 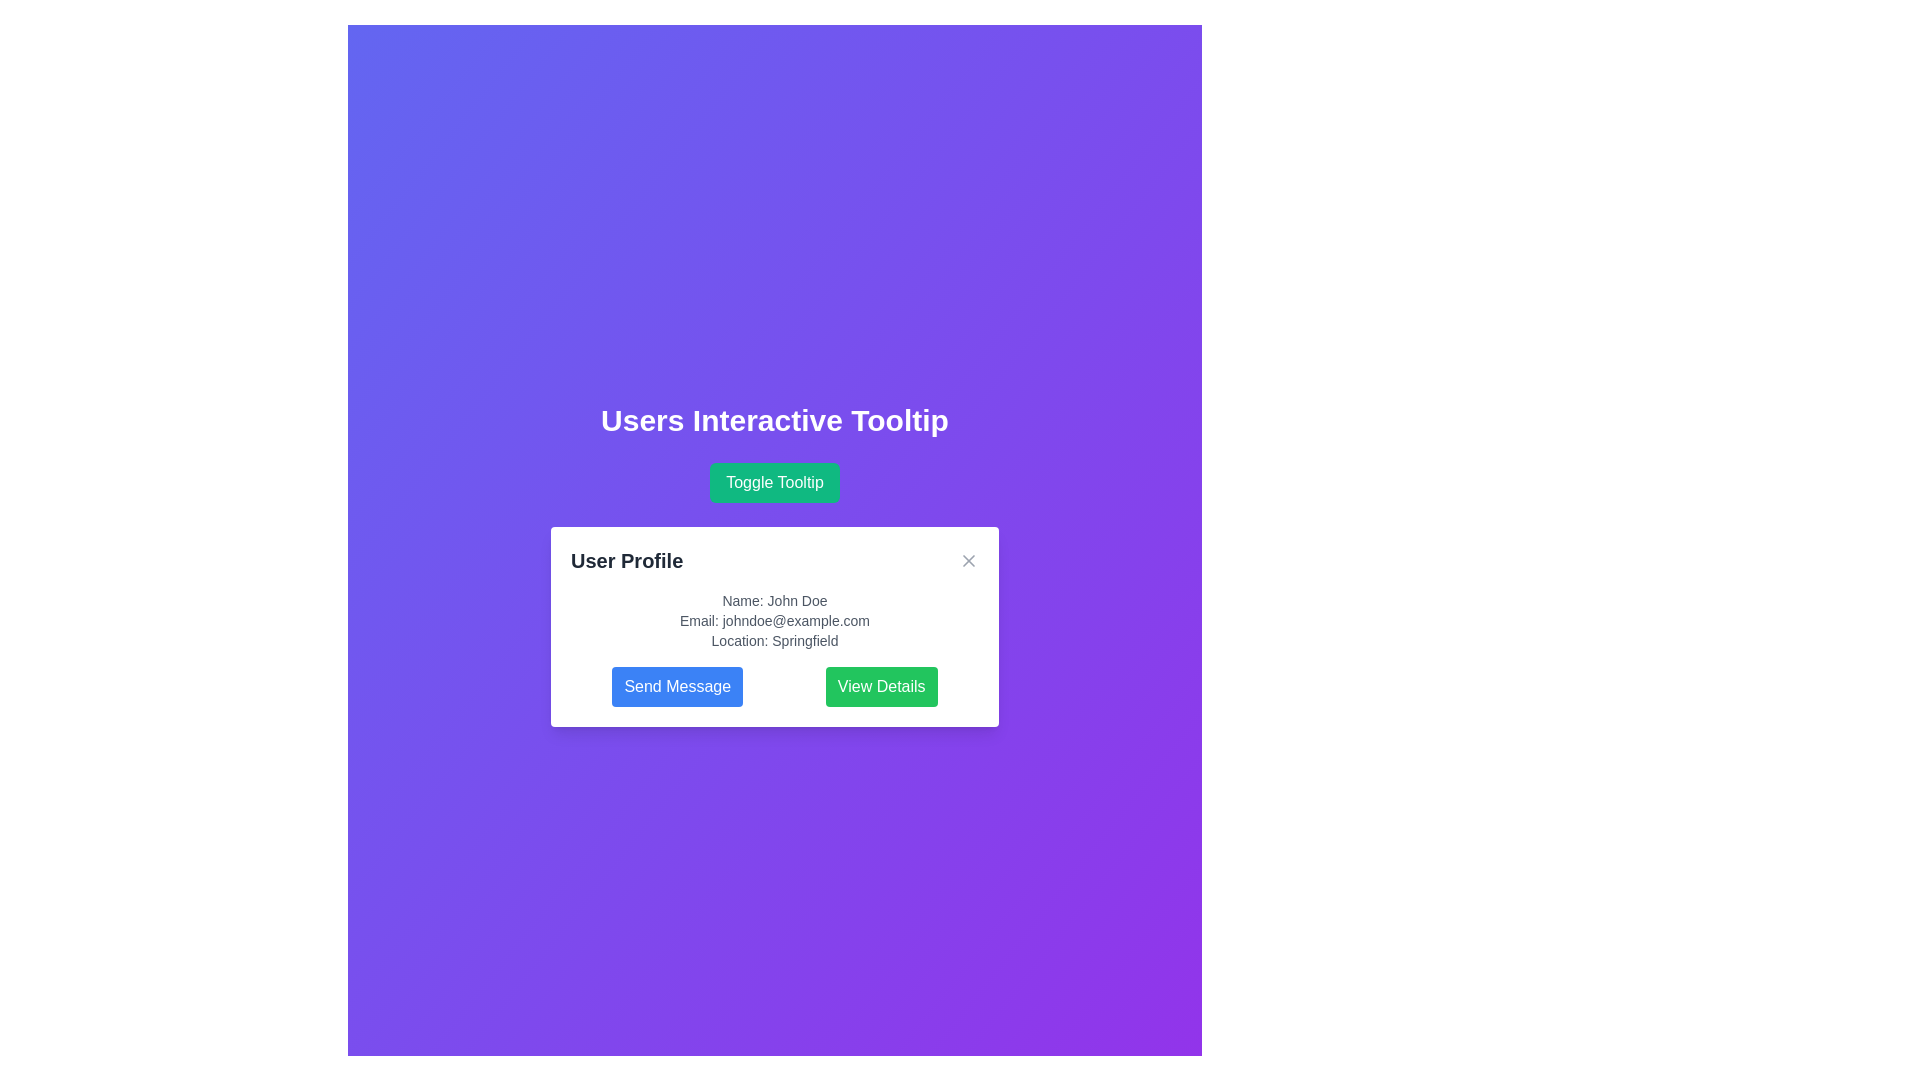 What do you see at coordinates (773, 482) in the screenshot?
I see `the button located below the heading 'Users Interactive Tooltip'` at bounding box center [773, 482].